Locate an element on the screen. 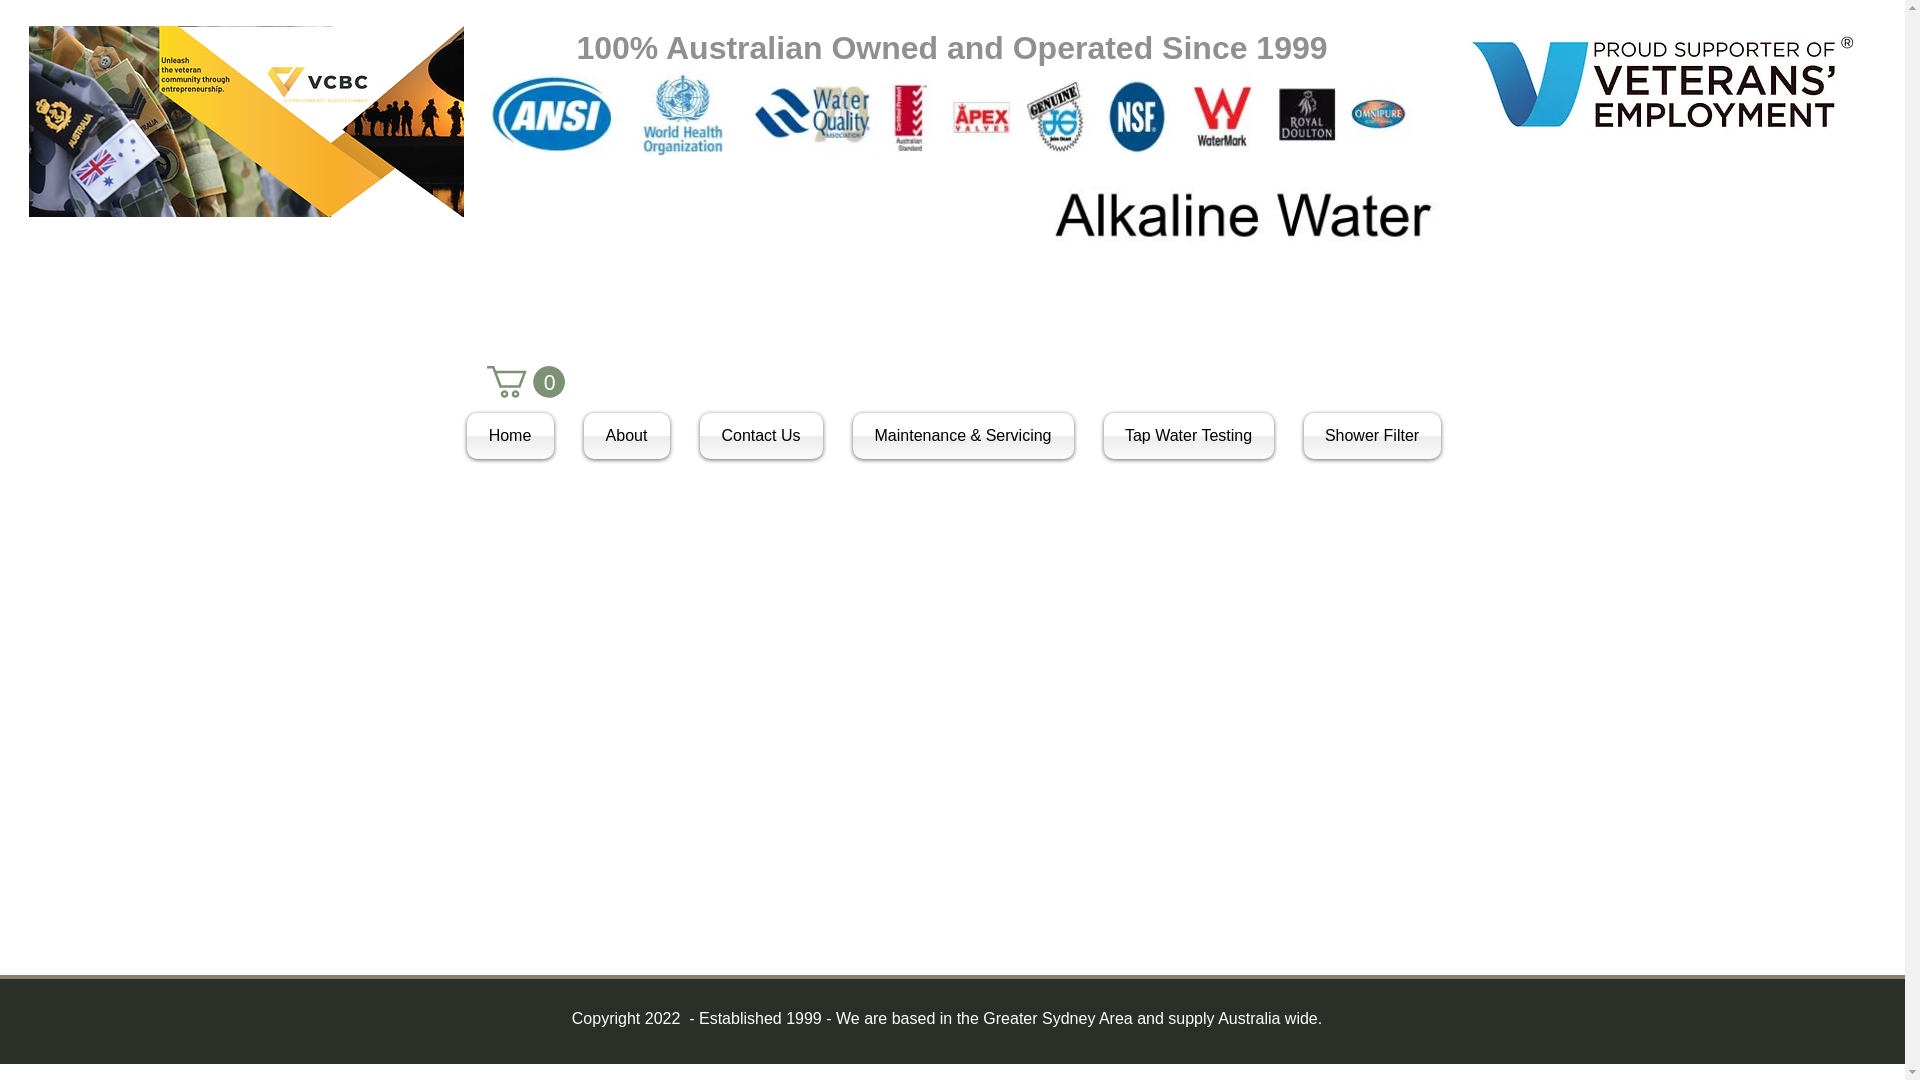 The image size is (1920, 1080). '0' is located at coordinates (524, 381).